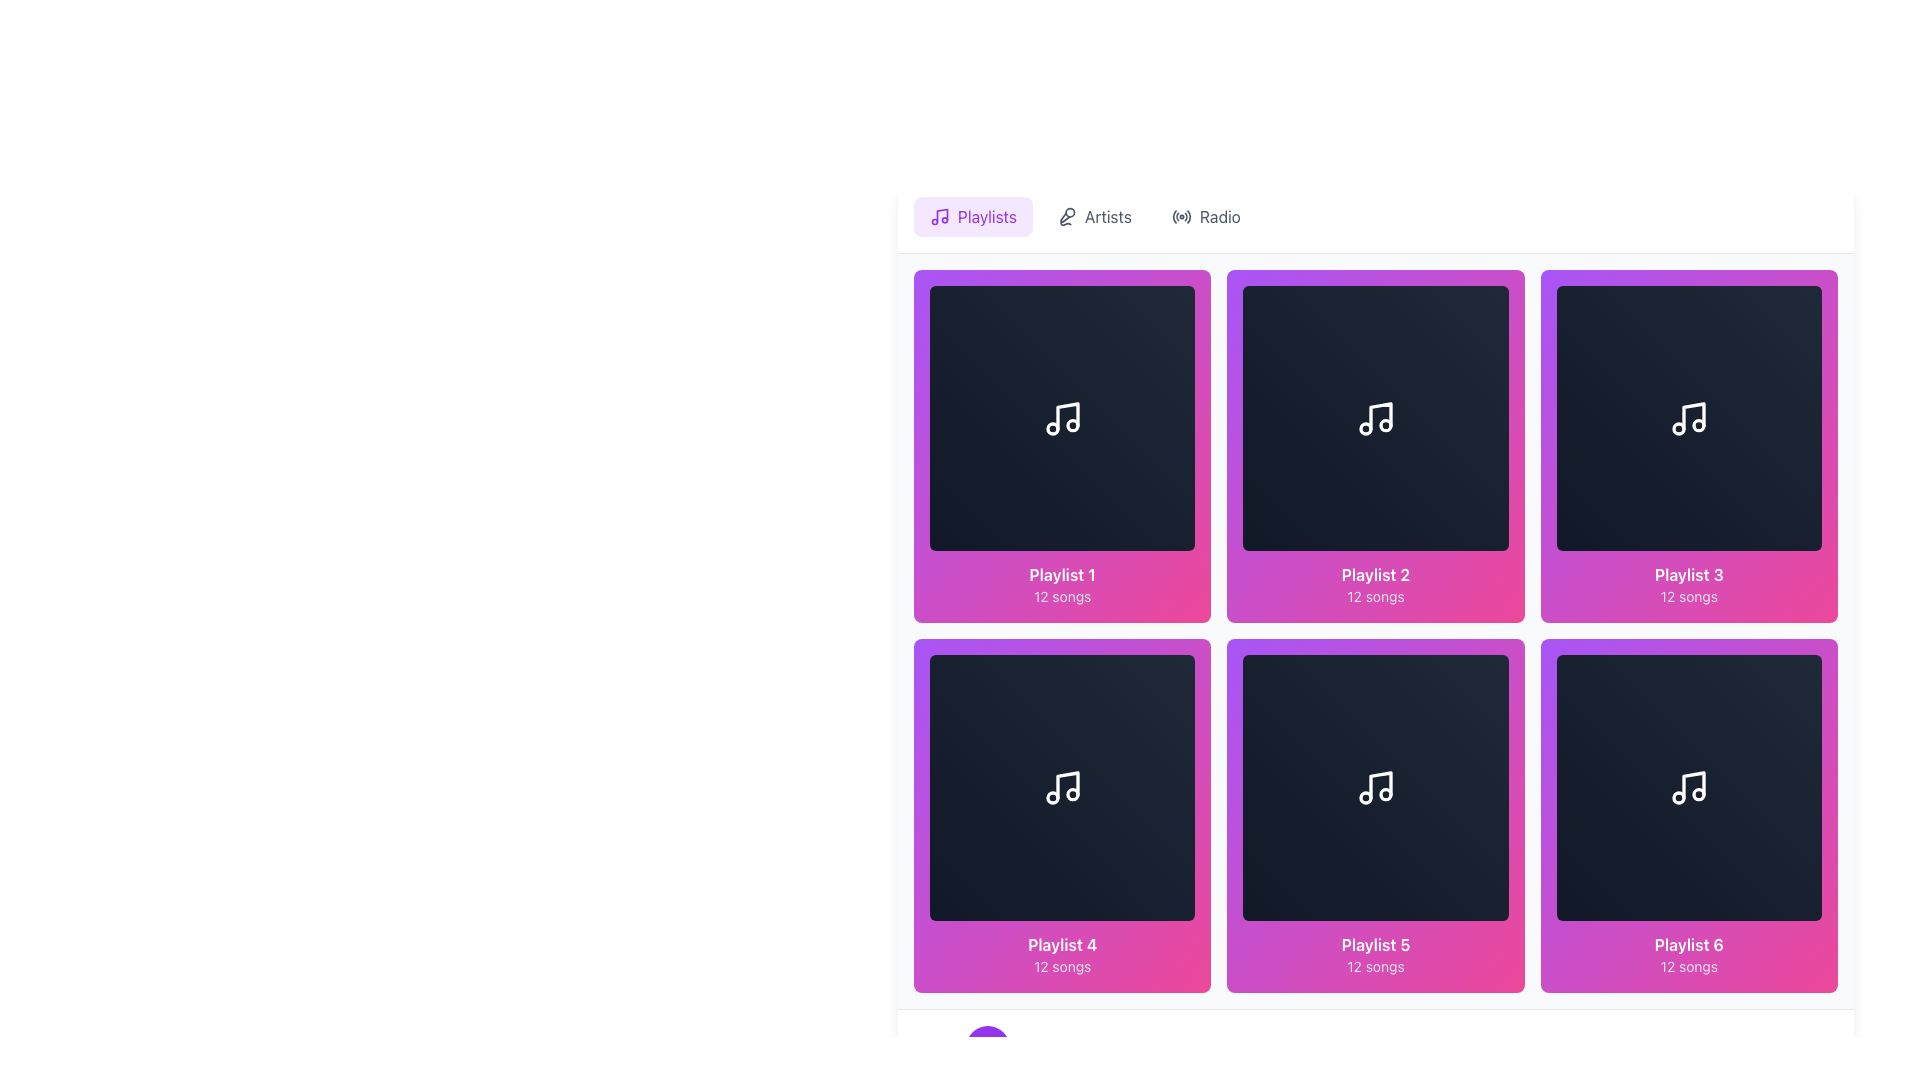 The height and width of the screenshot is (1080, 1920). I want to click on the text label displaying the name of the playlist 'Playlist 4', which is located inside the card in the second row, first column of the playlist grid, so click(1061, 944).